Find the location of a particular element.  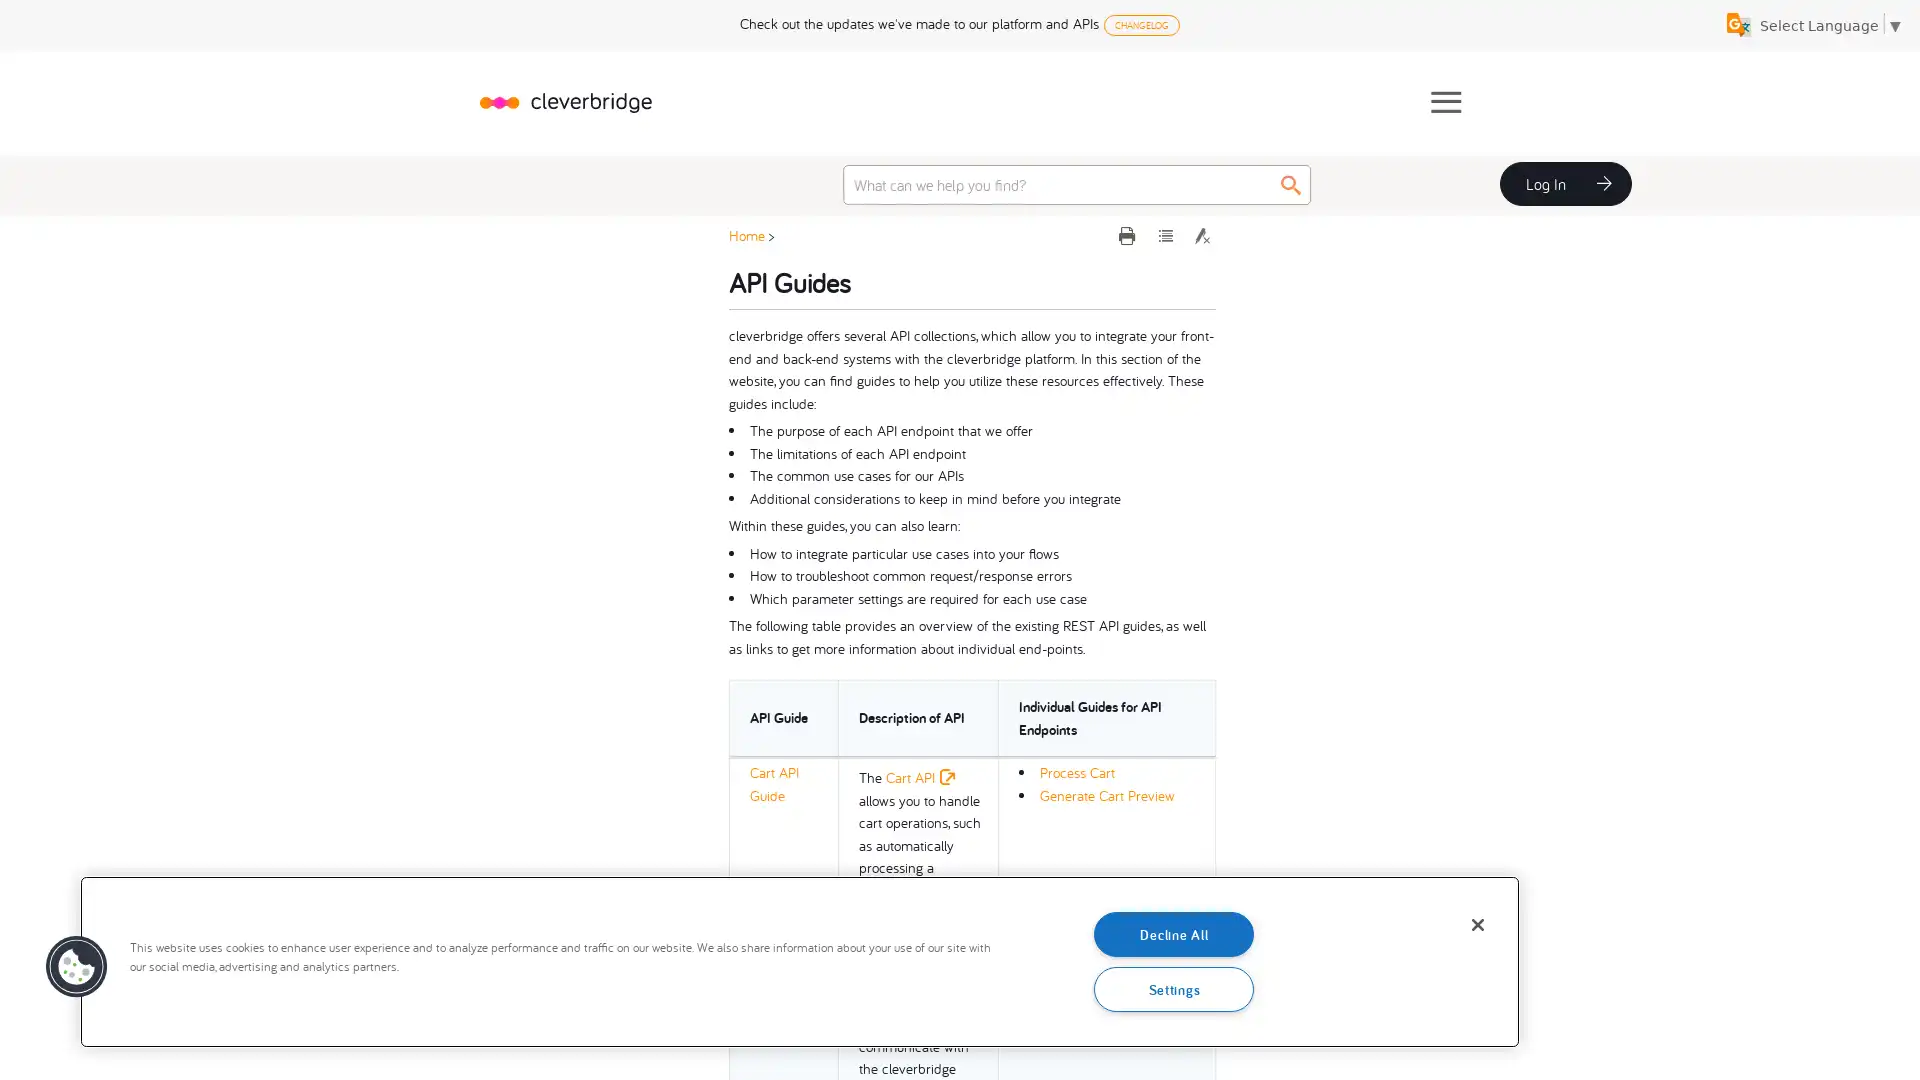

Close is located at coordinates (1478, 925).